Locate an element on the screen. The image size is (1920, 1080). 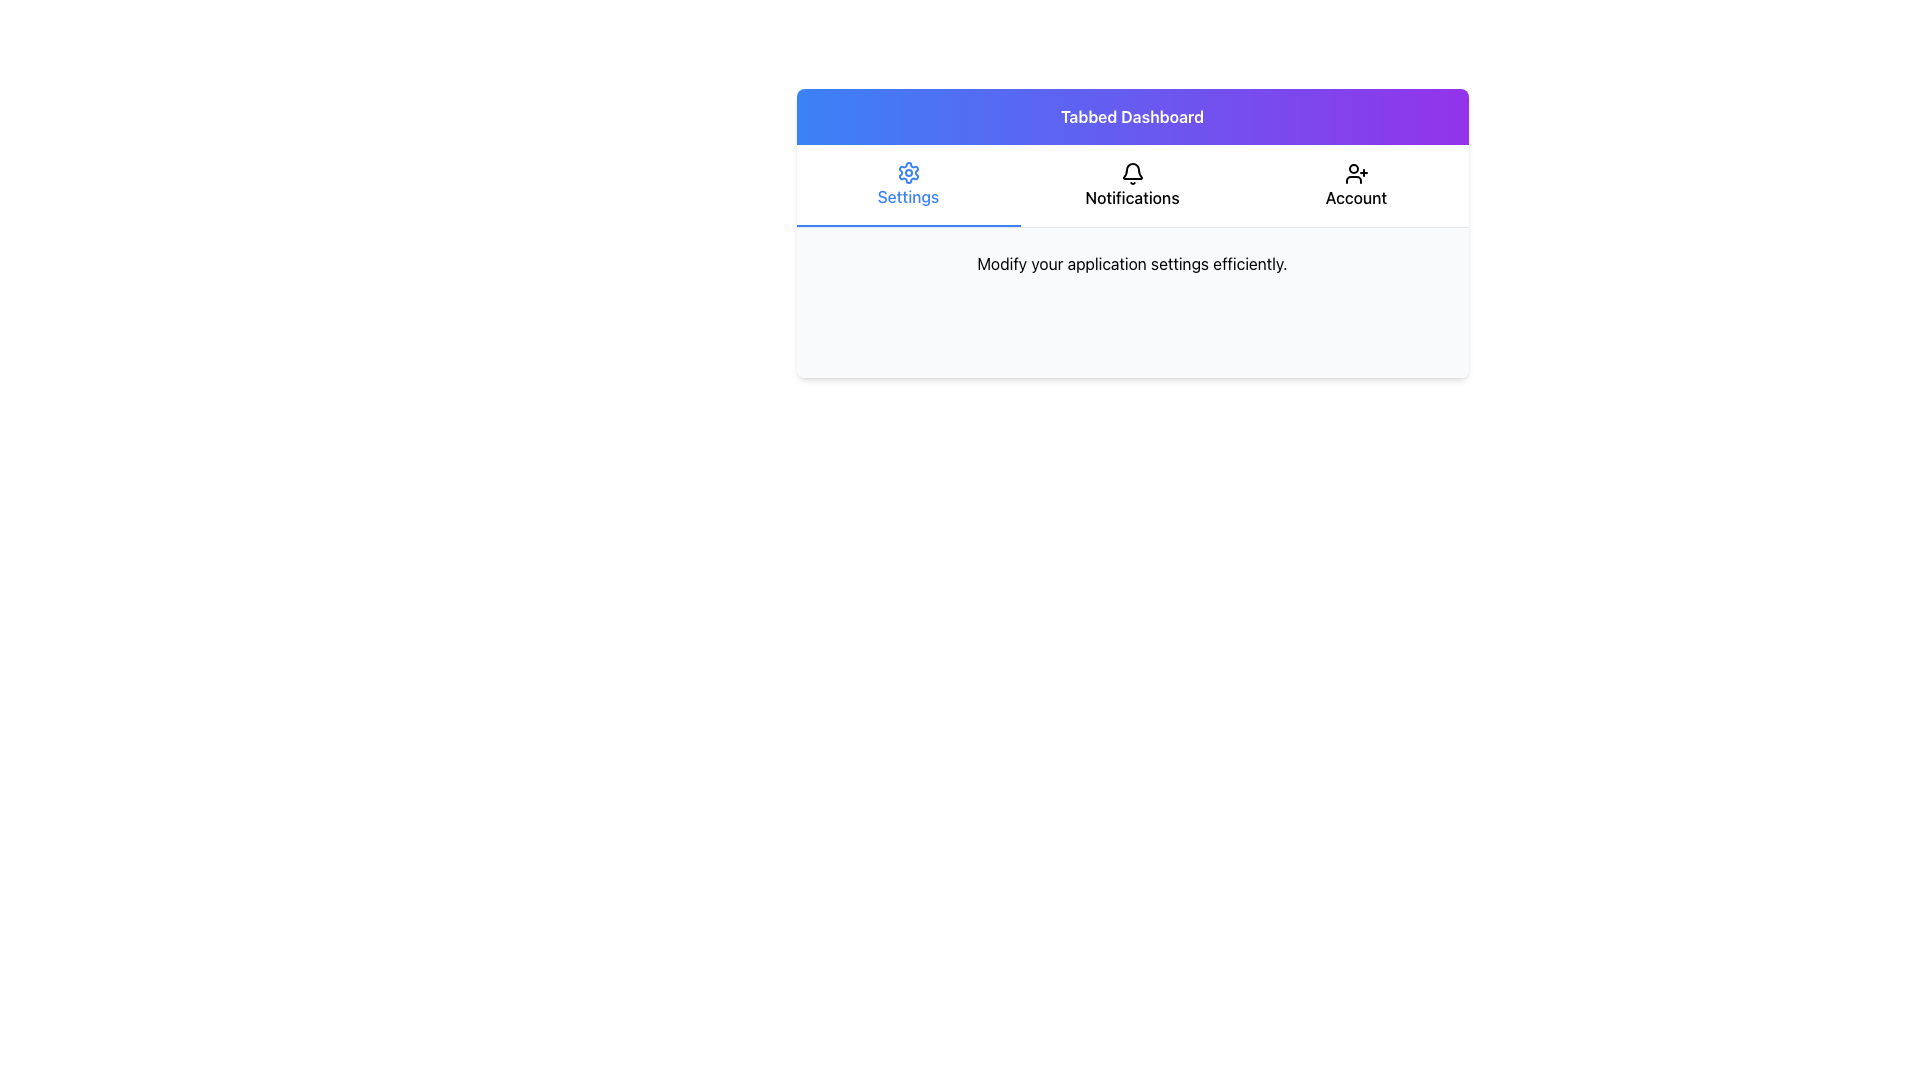
the 'Settings' tab, which features a gear icon and blue text is located at coordinates (907, 185).